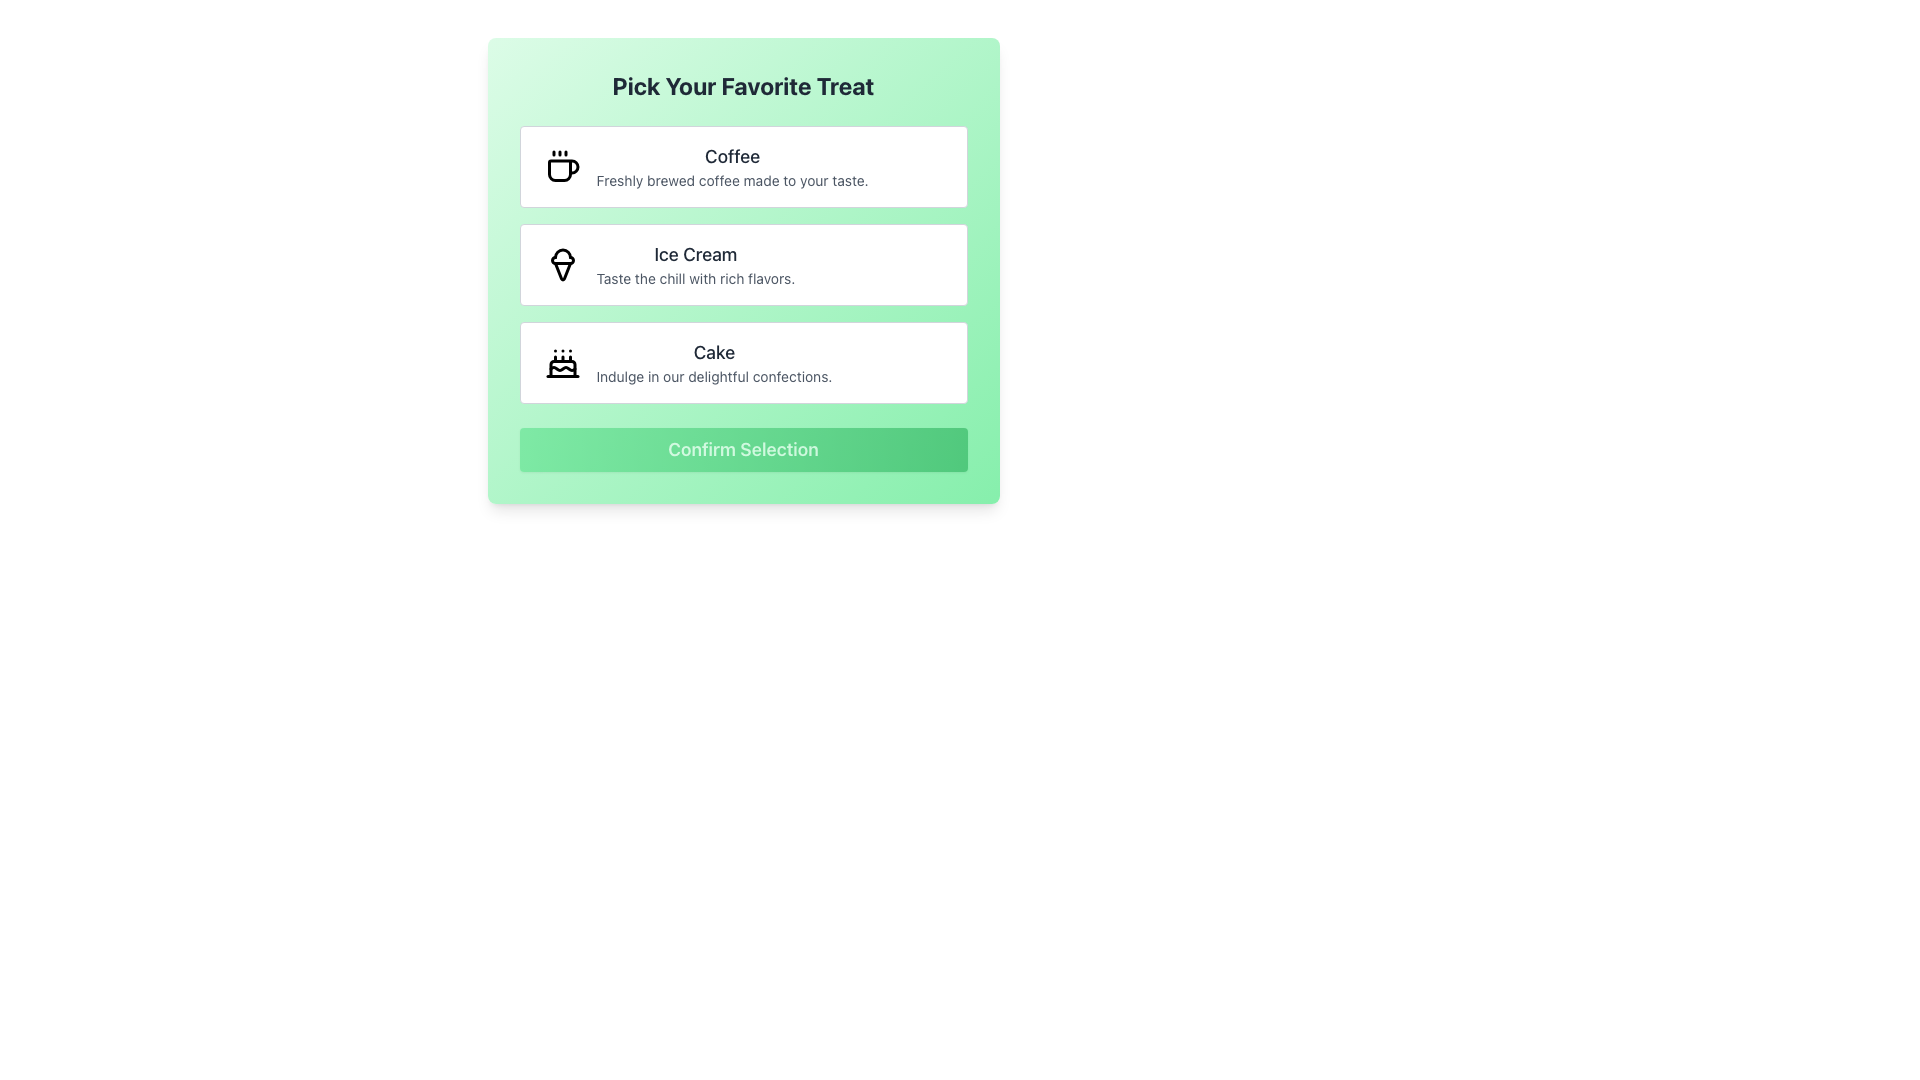  I want to click on the Text label indicating the selection item for freshly brewed coffee, located at the top of the page above its description, so click(731, 156).